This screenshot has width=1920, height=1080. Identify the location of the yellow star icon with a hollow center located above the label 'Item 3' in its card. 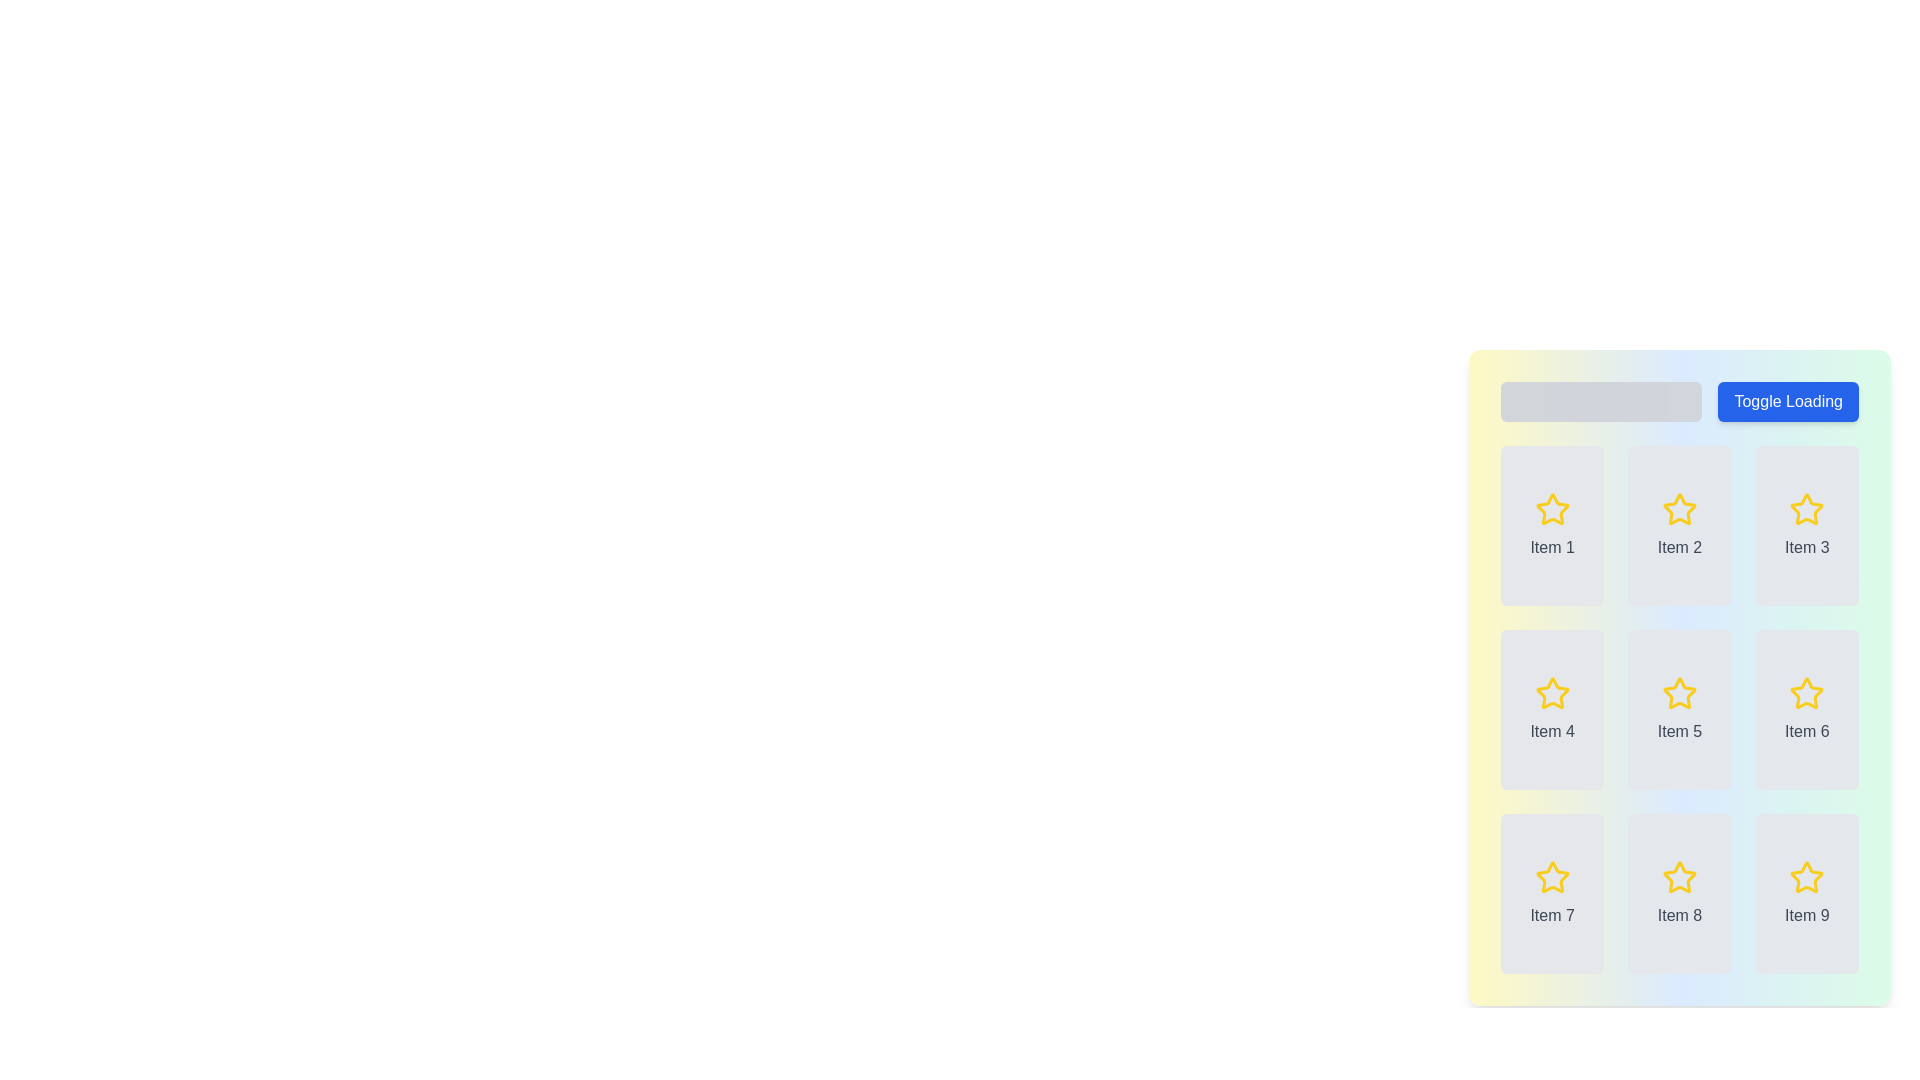
(1807, 508).